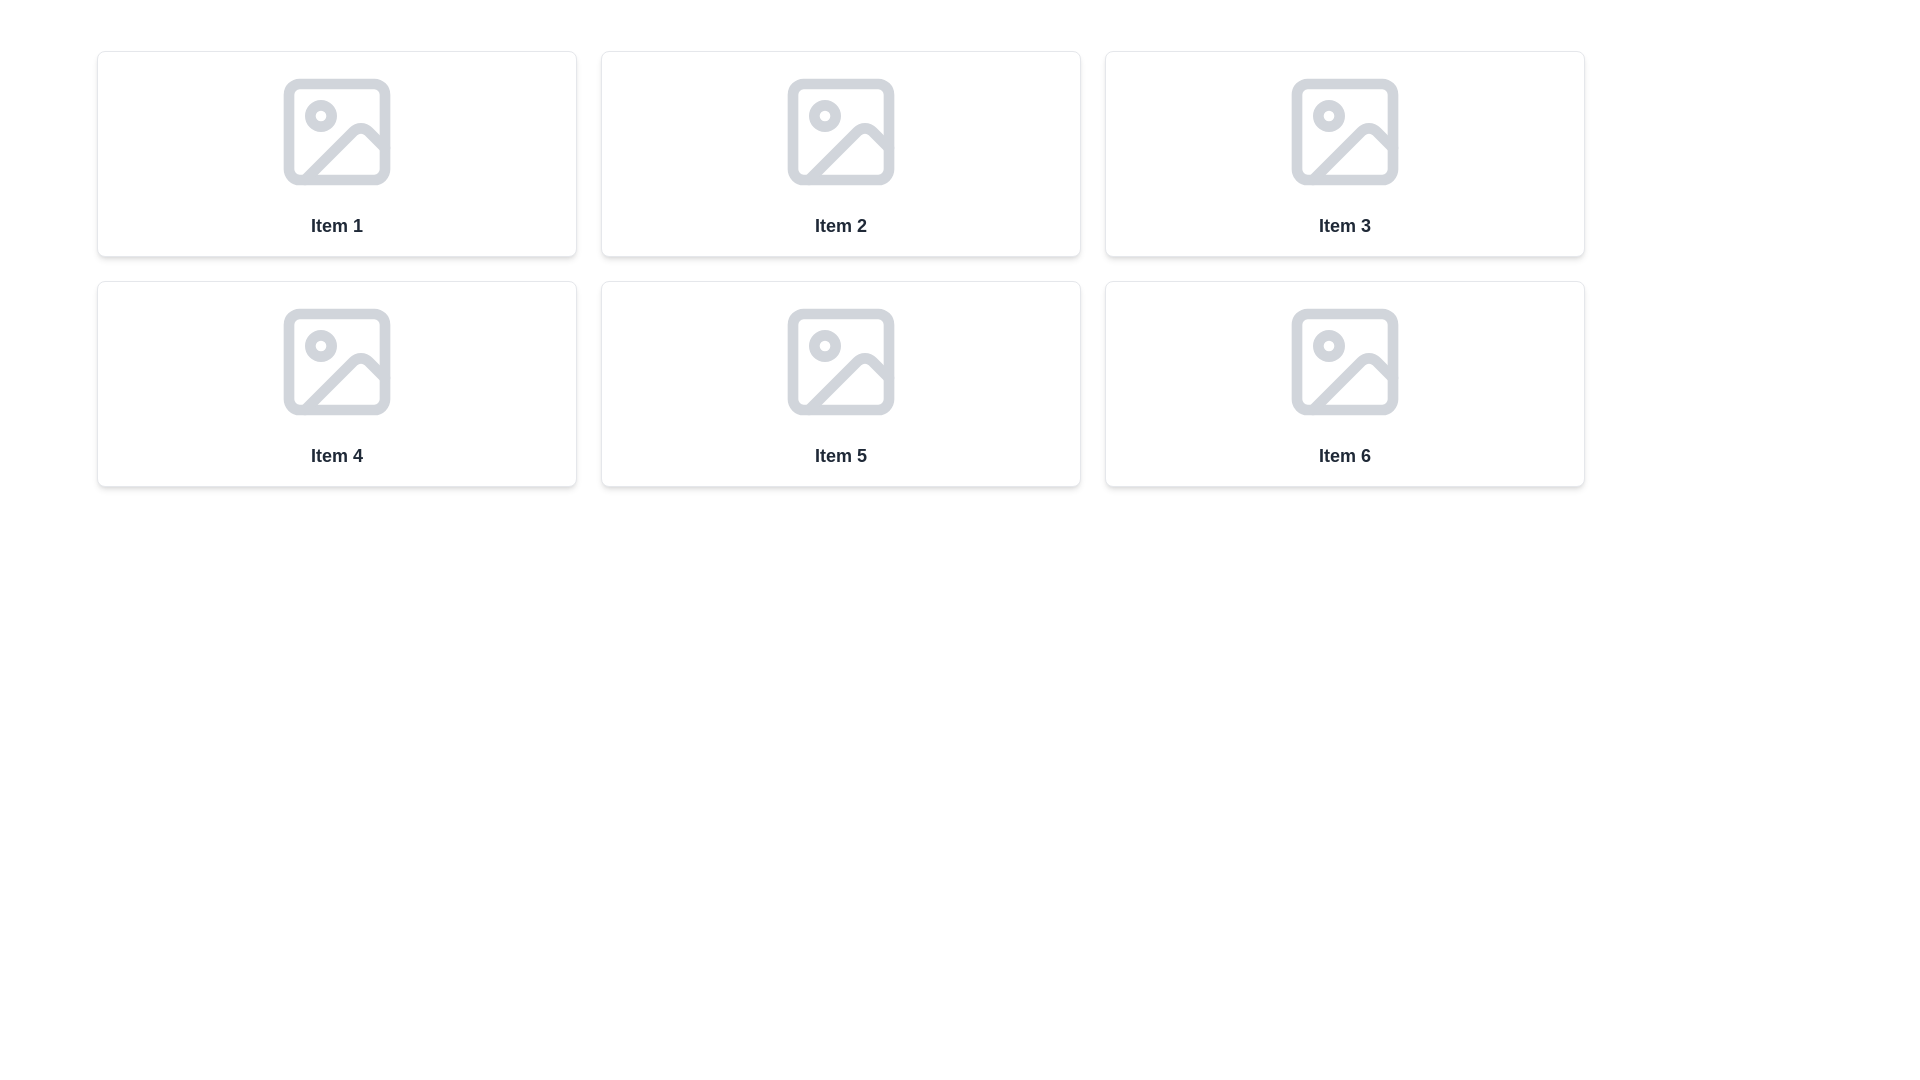 The height and width of the screenshot is (1080, 1920). What do you see at coordinates (825, 345) in the screenshot?
I see `the presence of the small circular dot within the image placeholder icon located in the second row, middle column of a 2x3 grid layout` at bounding box center [825, 345].